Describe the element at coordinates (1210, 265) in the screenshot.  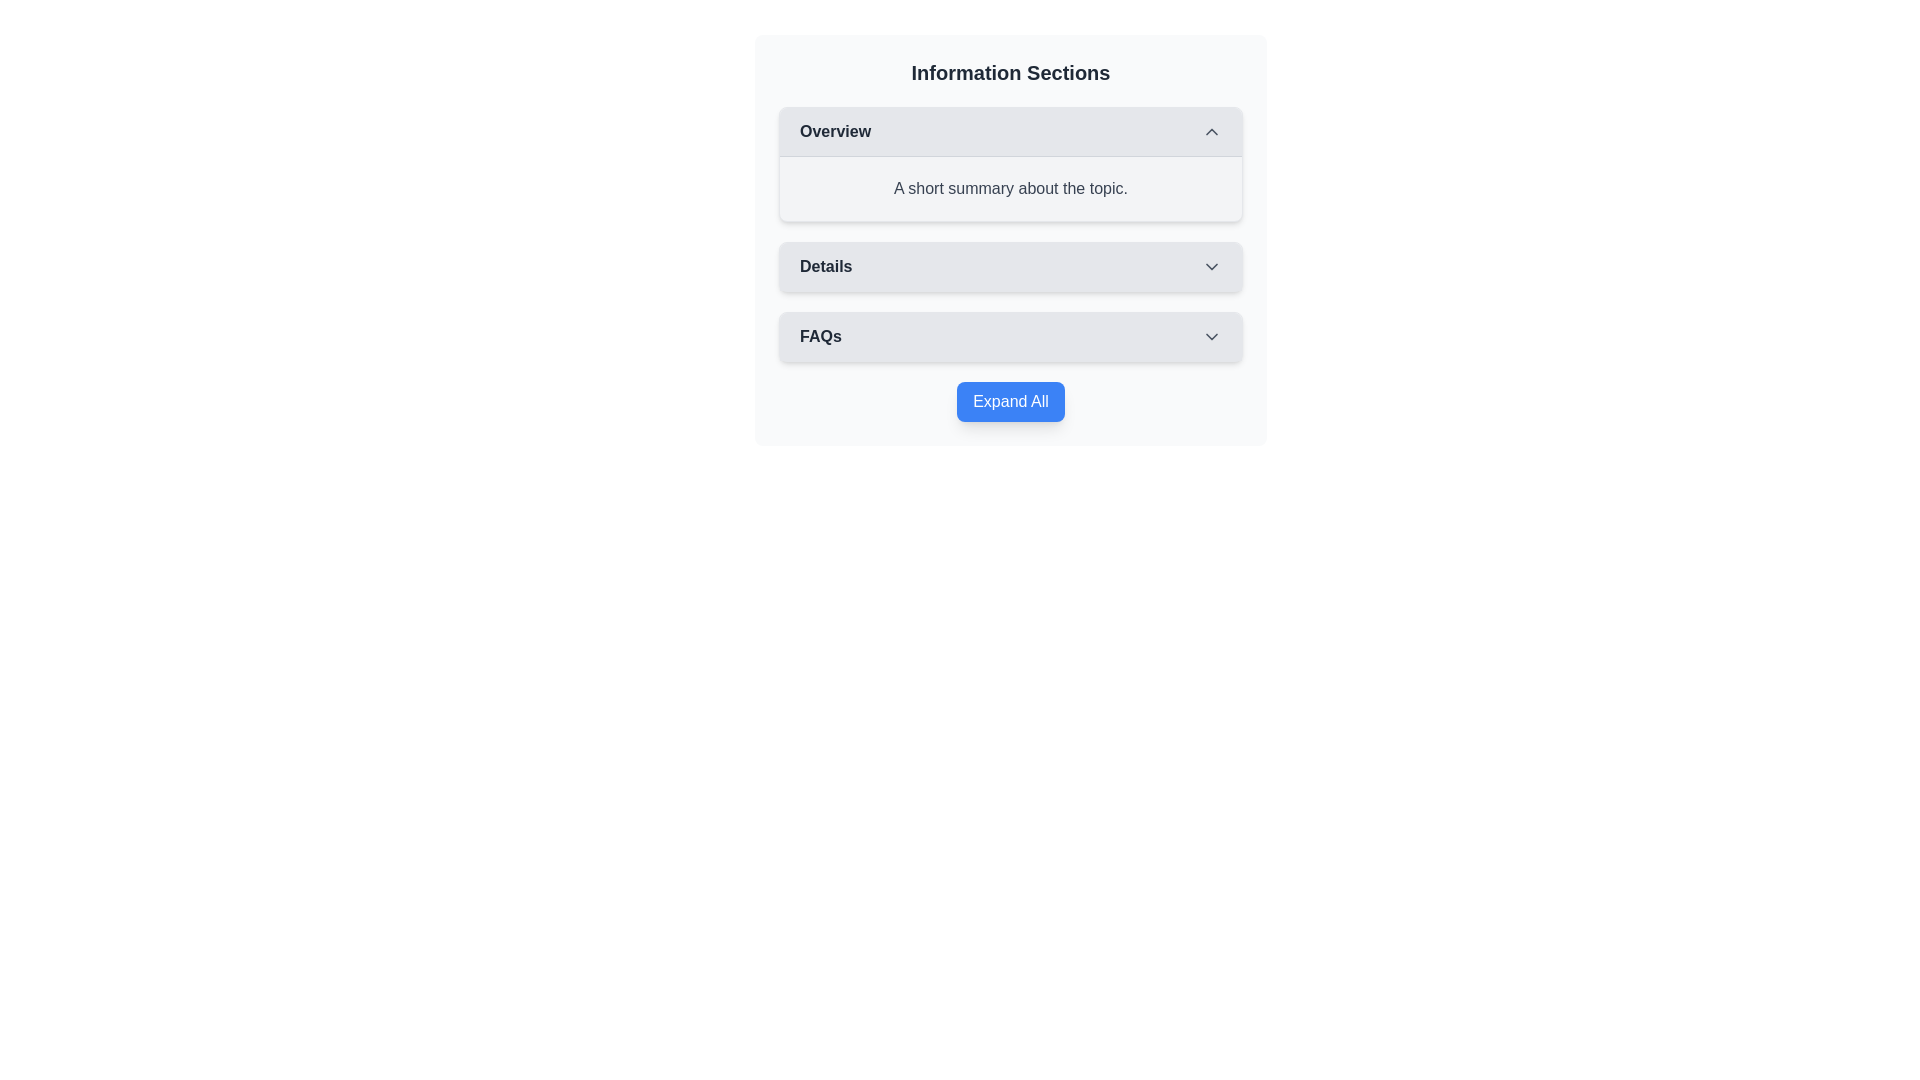
I see `the dropdown toggle icon next to the 'Details' label` at that location.